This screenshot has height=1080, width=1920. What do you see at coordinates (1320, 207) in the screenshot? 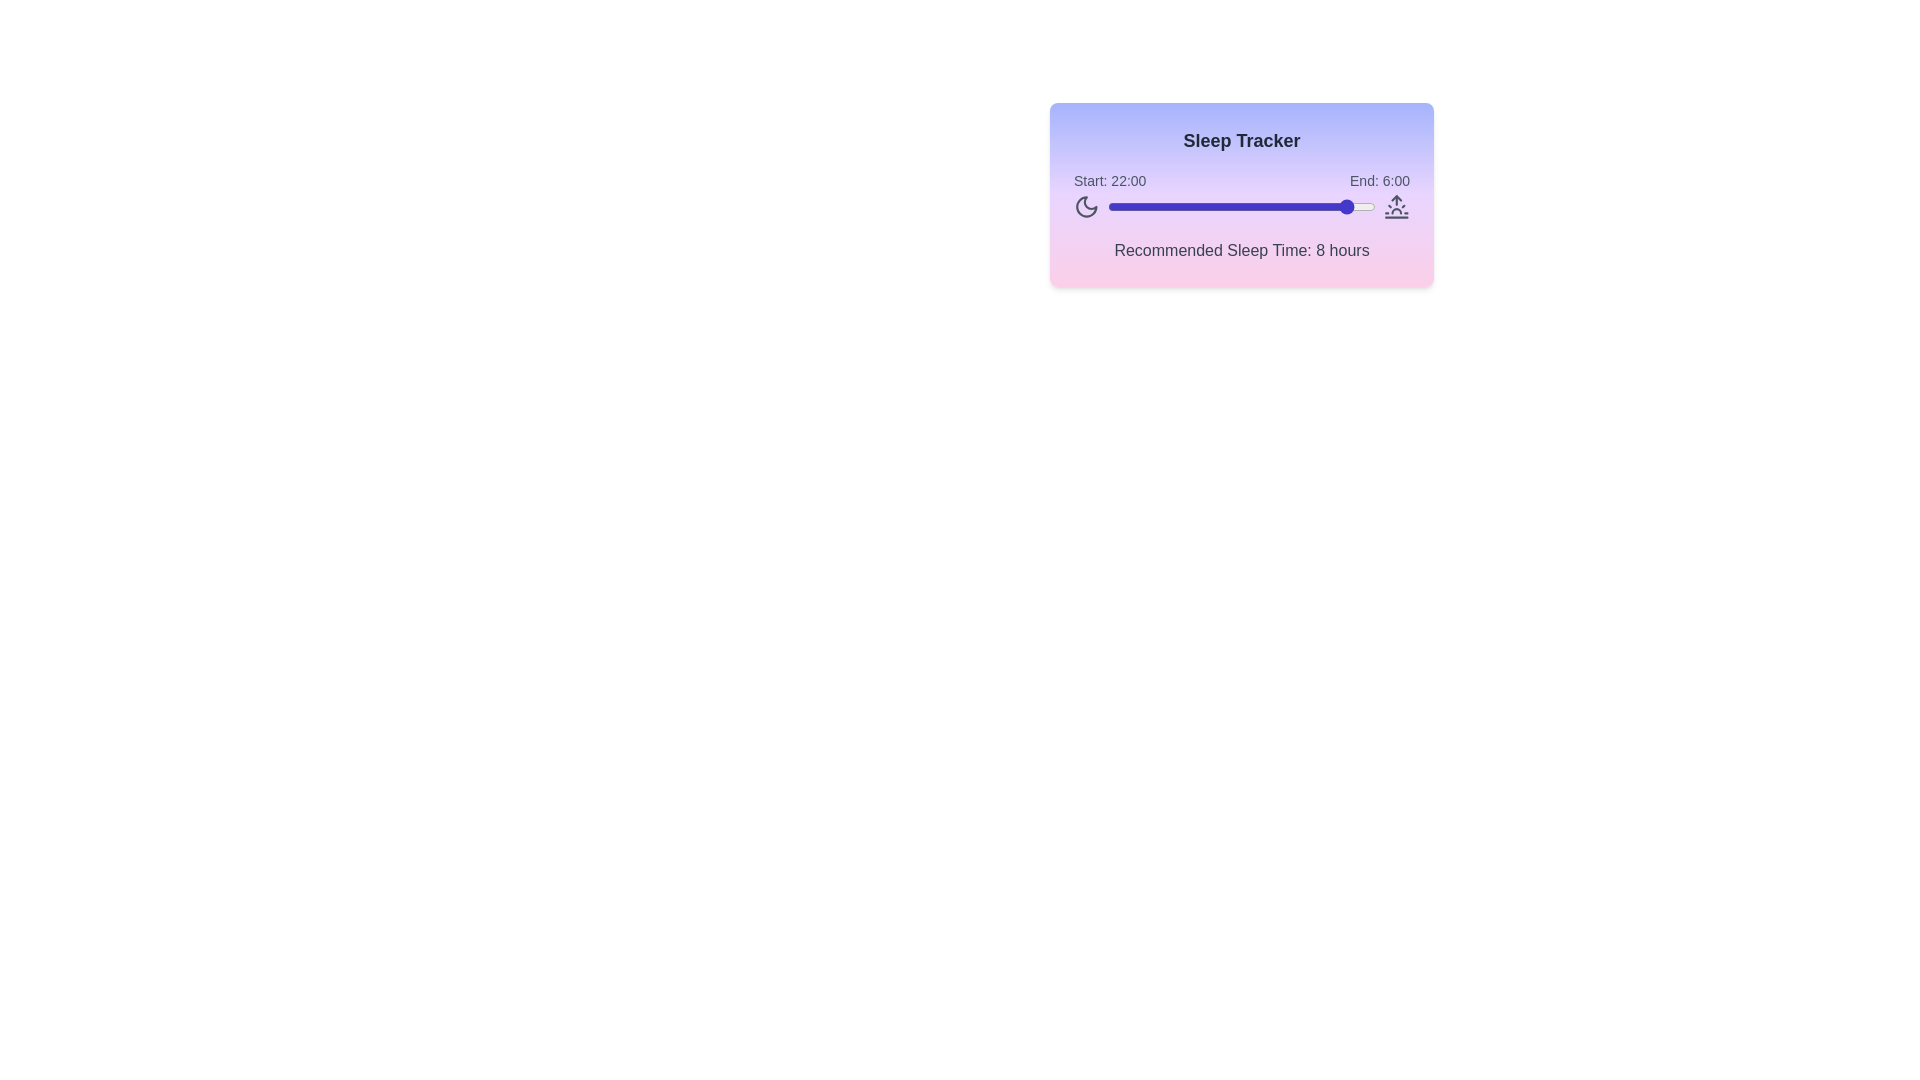
I see `the sleep time slider to set the start time to 19` at bounding box center [1320, 207].